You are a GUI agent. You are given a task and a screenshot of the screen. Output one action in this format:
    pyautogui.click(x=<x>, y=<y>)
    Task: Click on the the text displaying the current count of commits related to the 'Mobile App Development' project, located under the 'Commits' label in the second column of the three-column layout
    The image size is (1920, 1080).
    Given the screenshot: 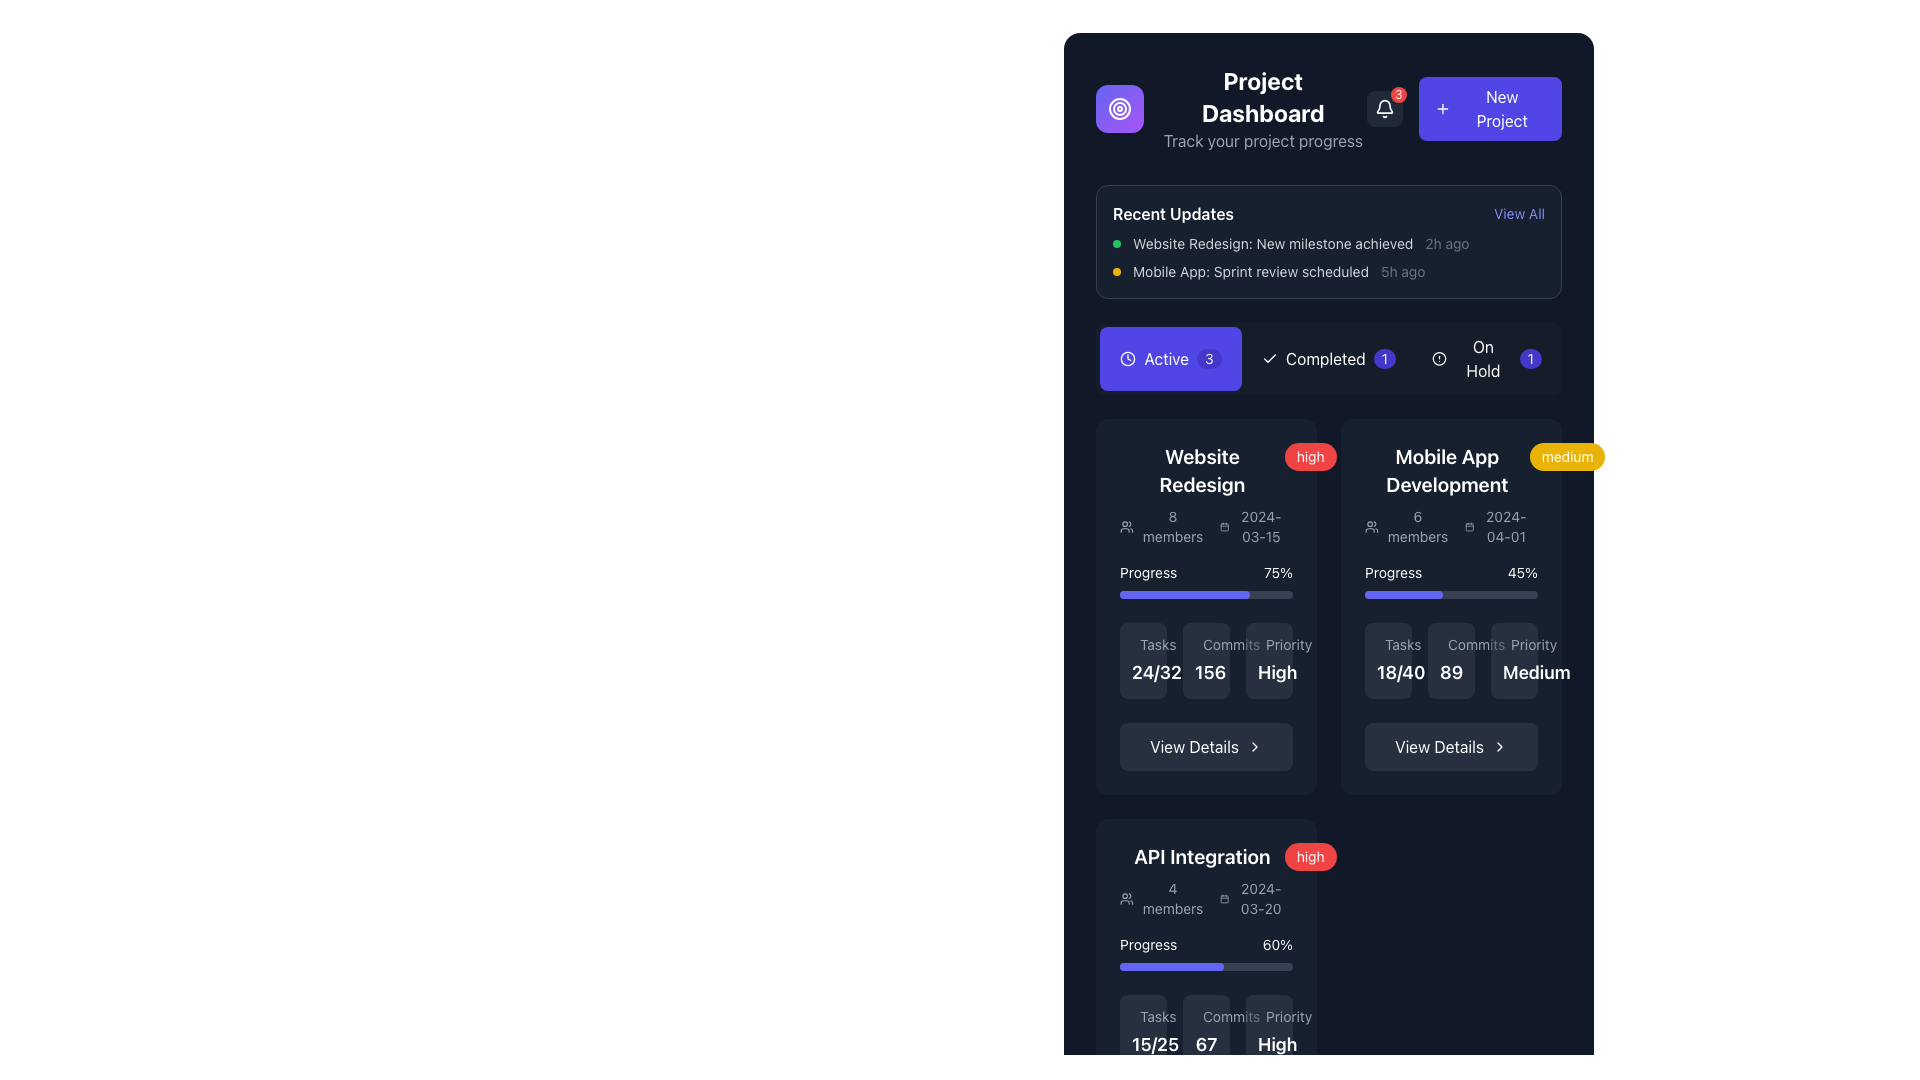 What is the action you would take?
    pyautogui.click(x=1451, y=660)
    